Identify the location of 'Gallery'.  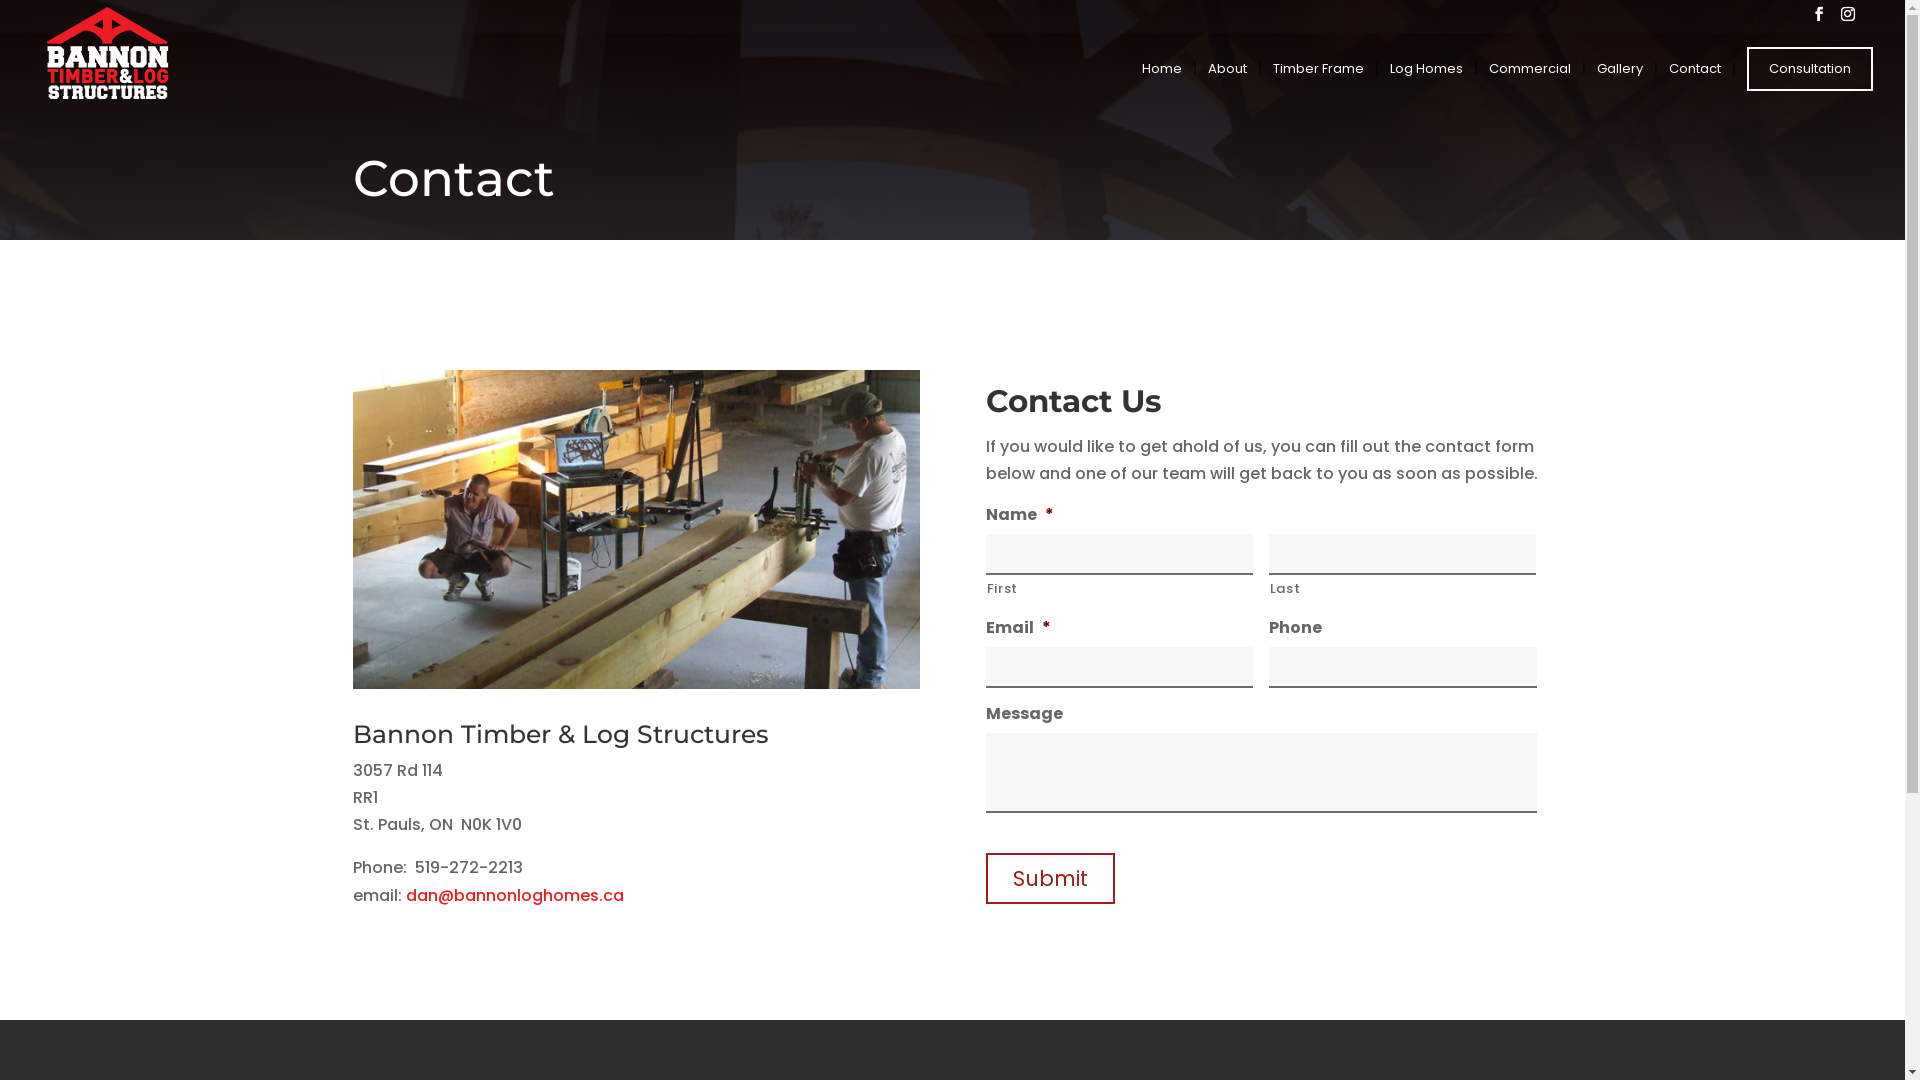
(1620, 82).